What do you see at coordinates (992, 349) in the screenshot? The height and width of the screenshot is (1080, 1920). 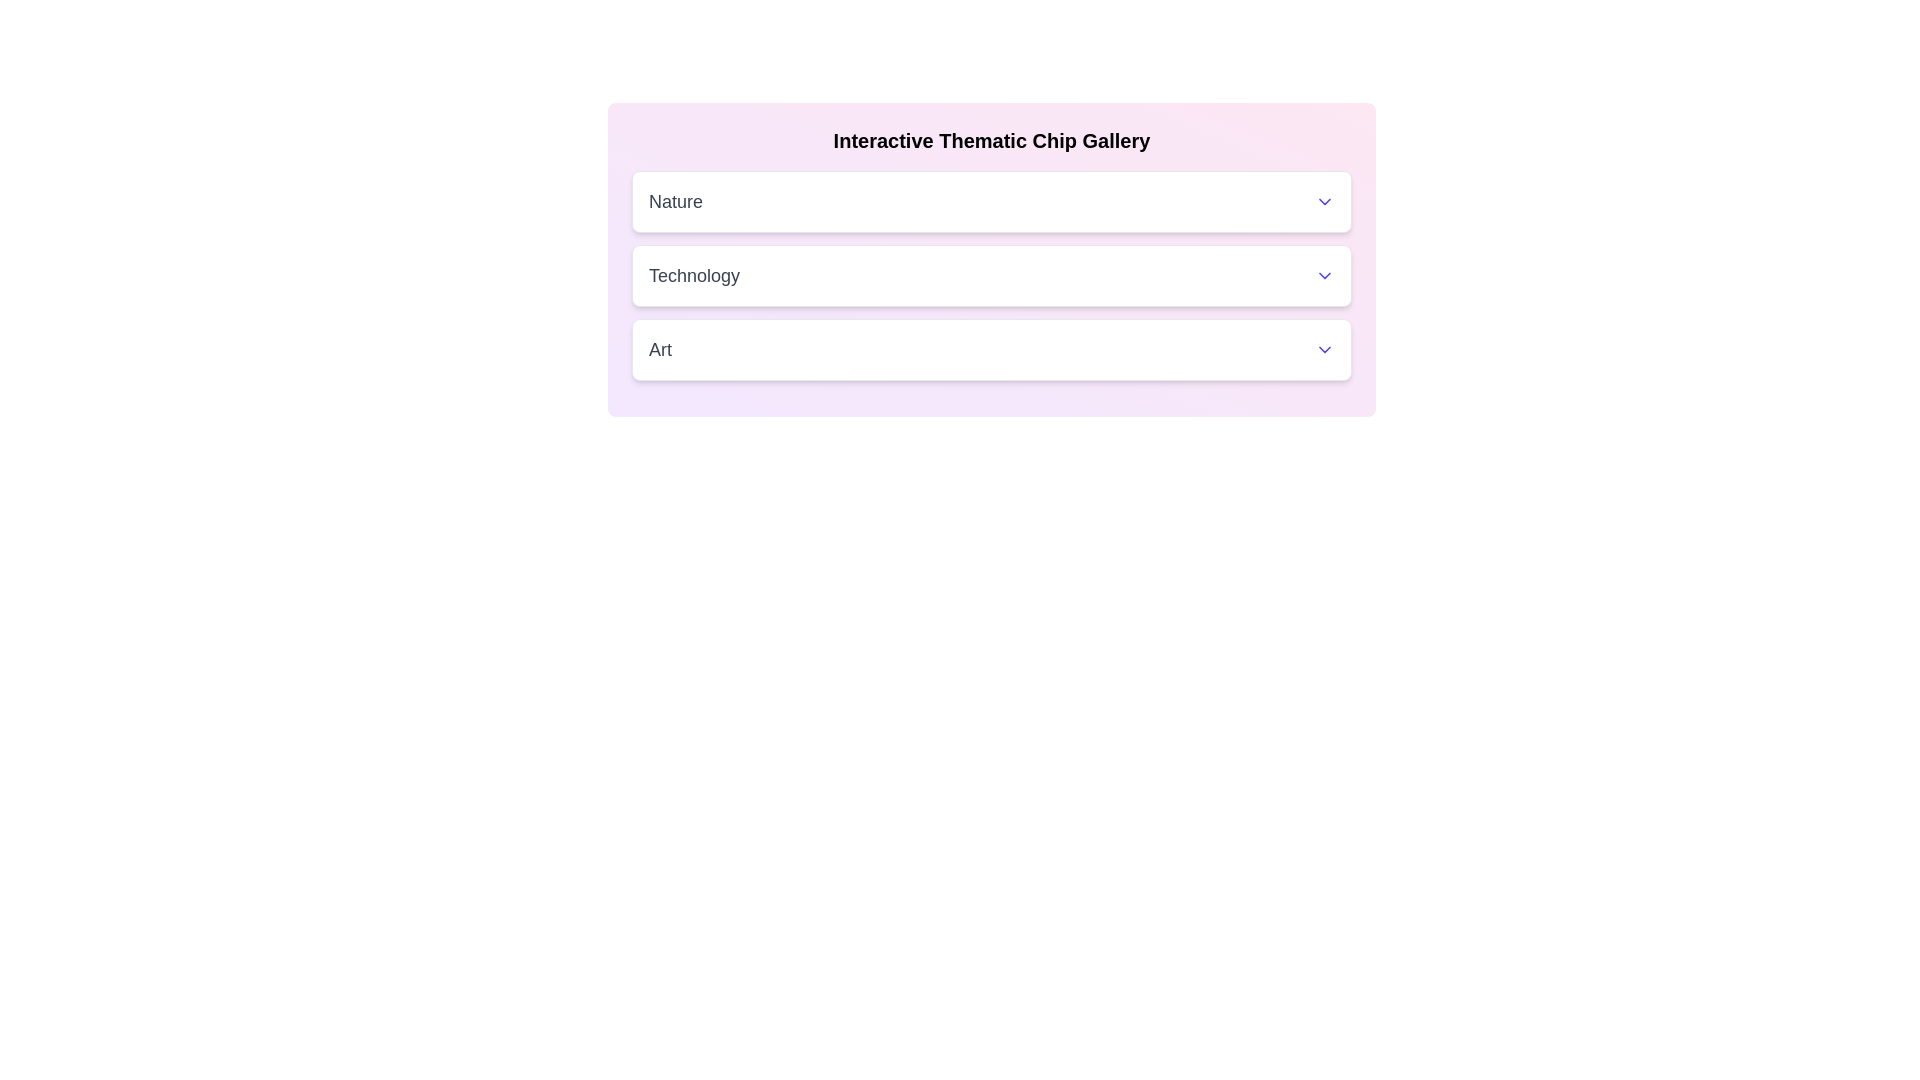 I see `the Art title to expand its section` at bounding box center [992, 349].